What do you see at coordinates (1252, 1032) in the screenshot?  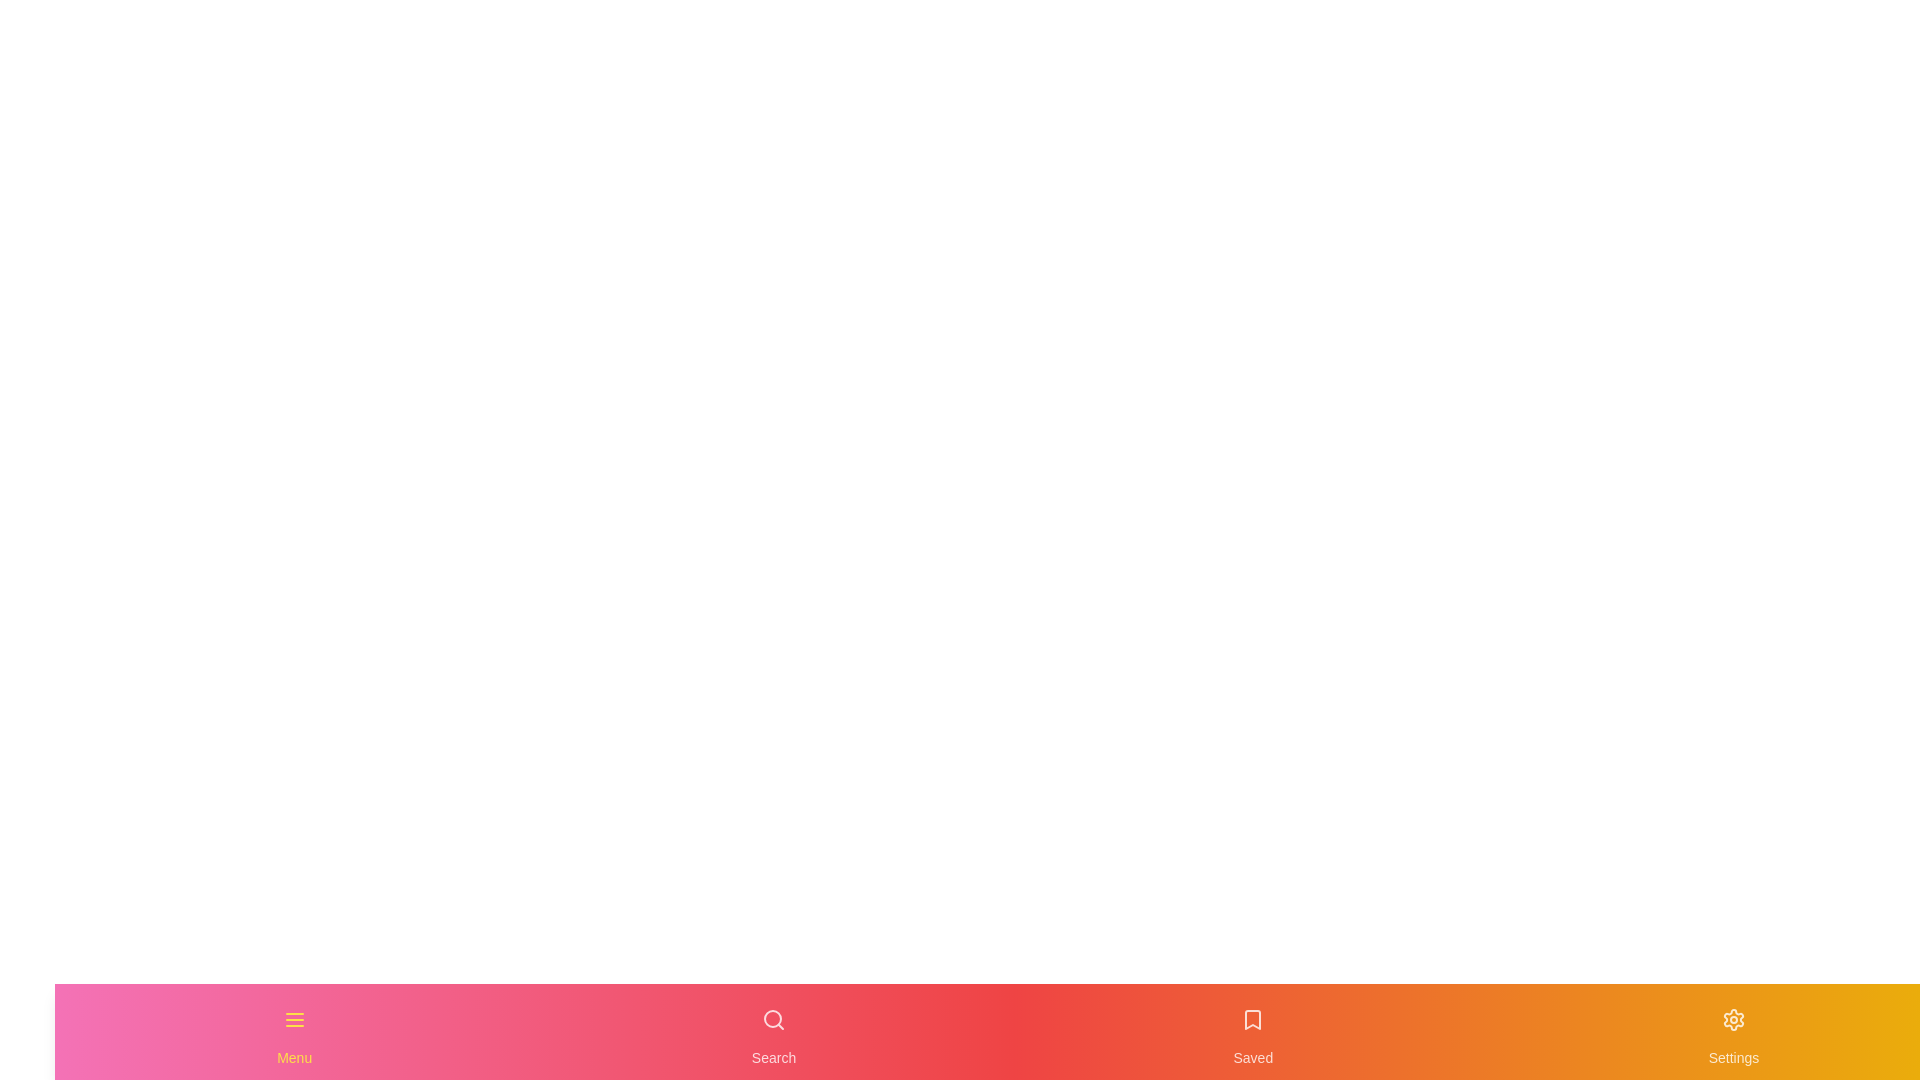 I see `the navigation item labeled Saved to highlight it` at bounding box center [1252, 1032].